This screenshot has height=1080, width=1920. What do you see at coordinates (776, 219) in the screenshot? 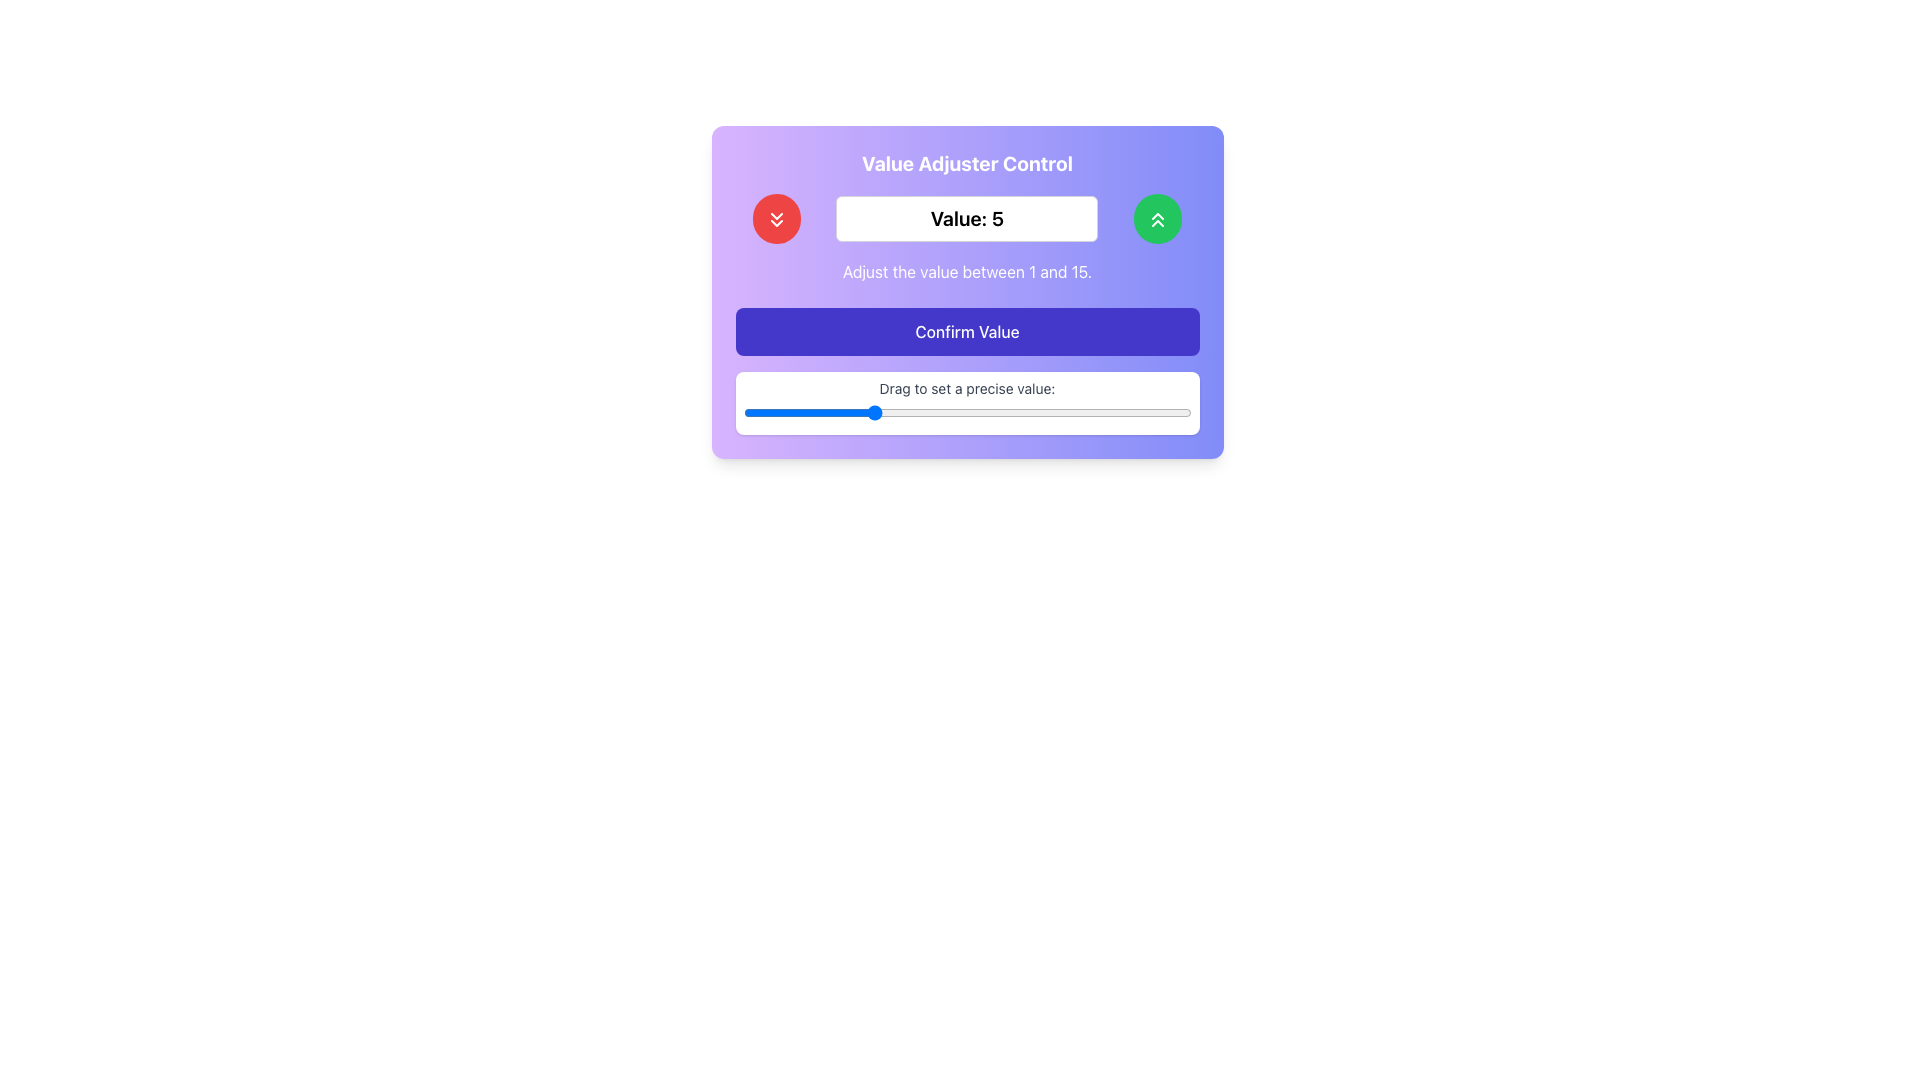
I see `the red circular button icon that decreases the value in the associated control, located on the left-hand side of the control panel` at bounding box center [776, 219].